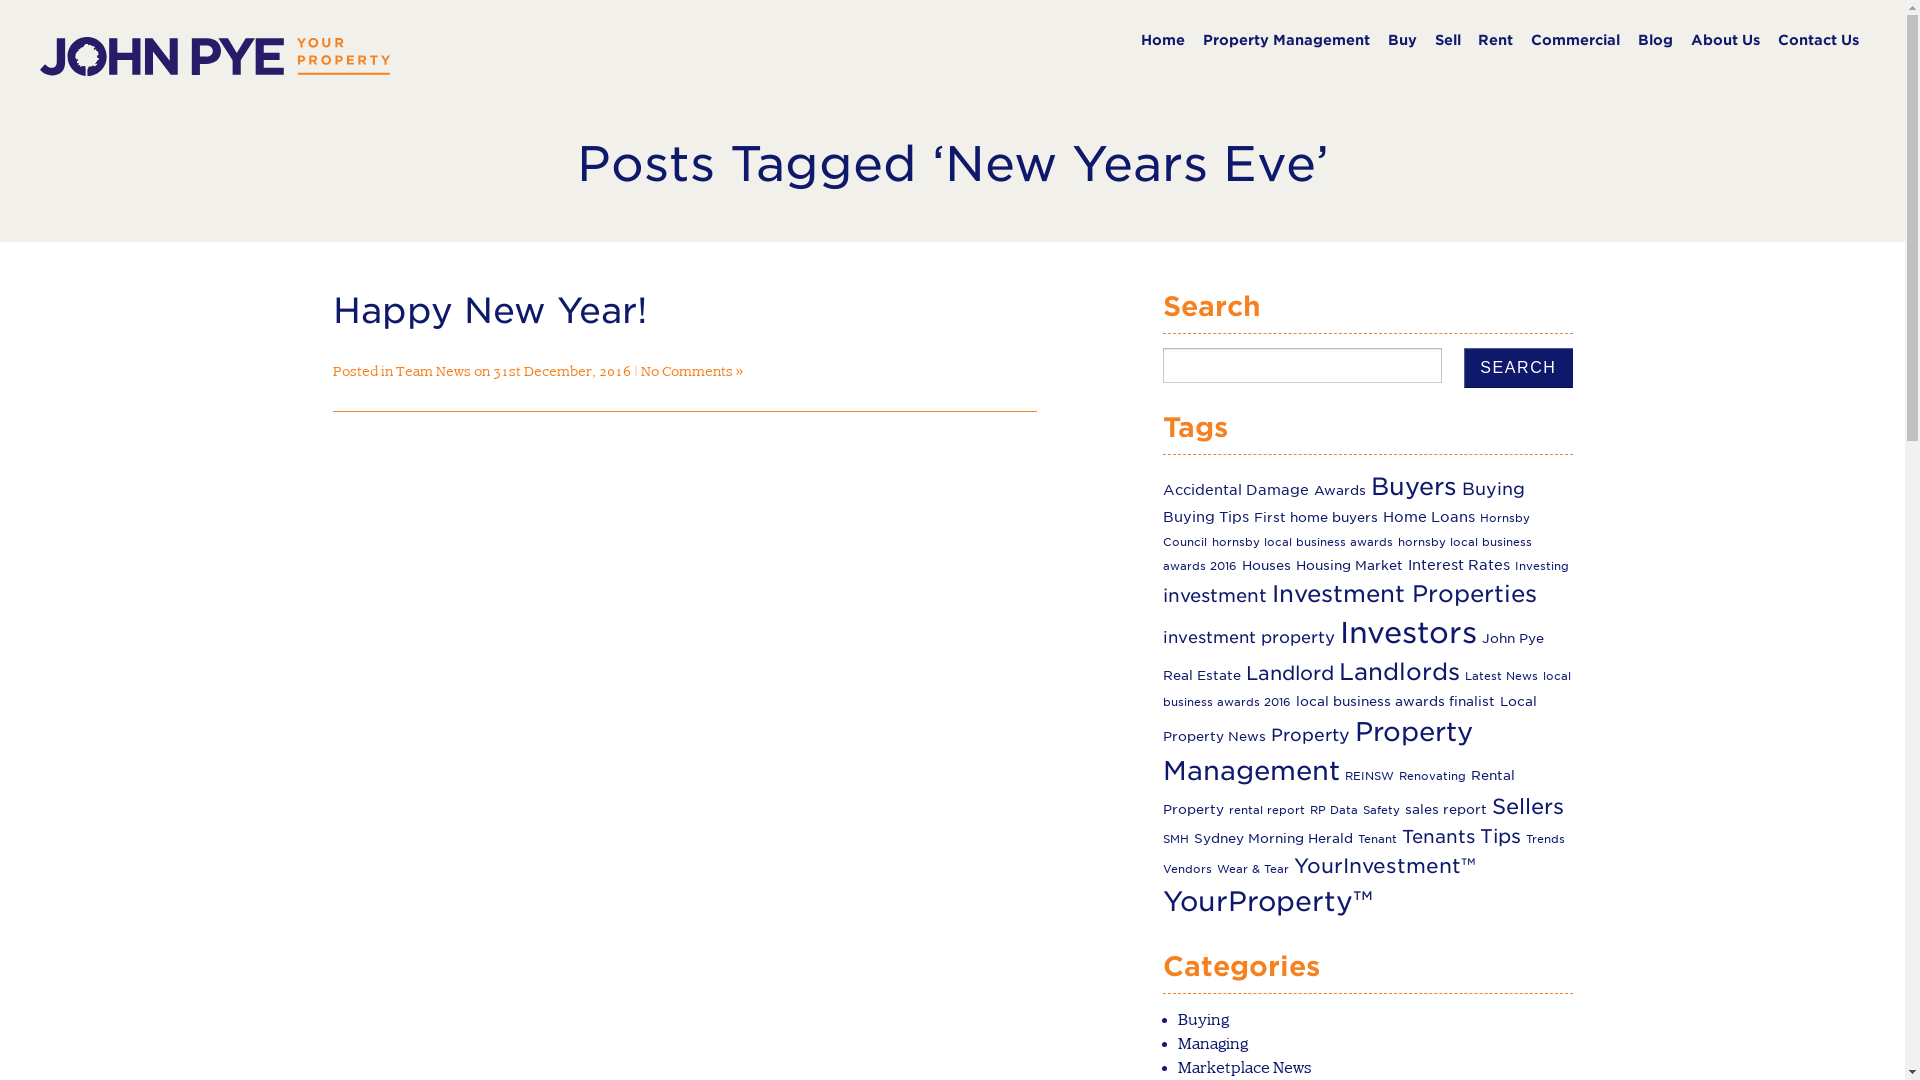  What do you see at coordinates (1403, 592) in the screenshot?
I see `'Investment Properties'` at bounding box center [1403, 592].